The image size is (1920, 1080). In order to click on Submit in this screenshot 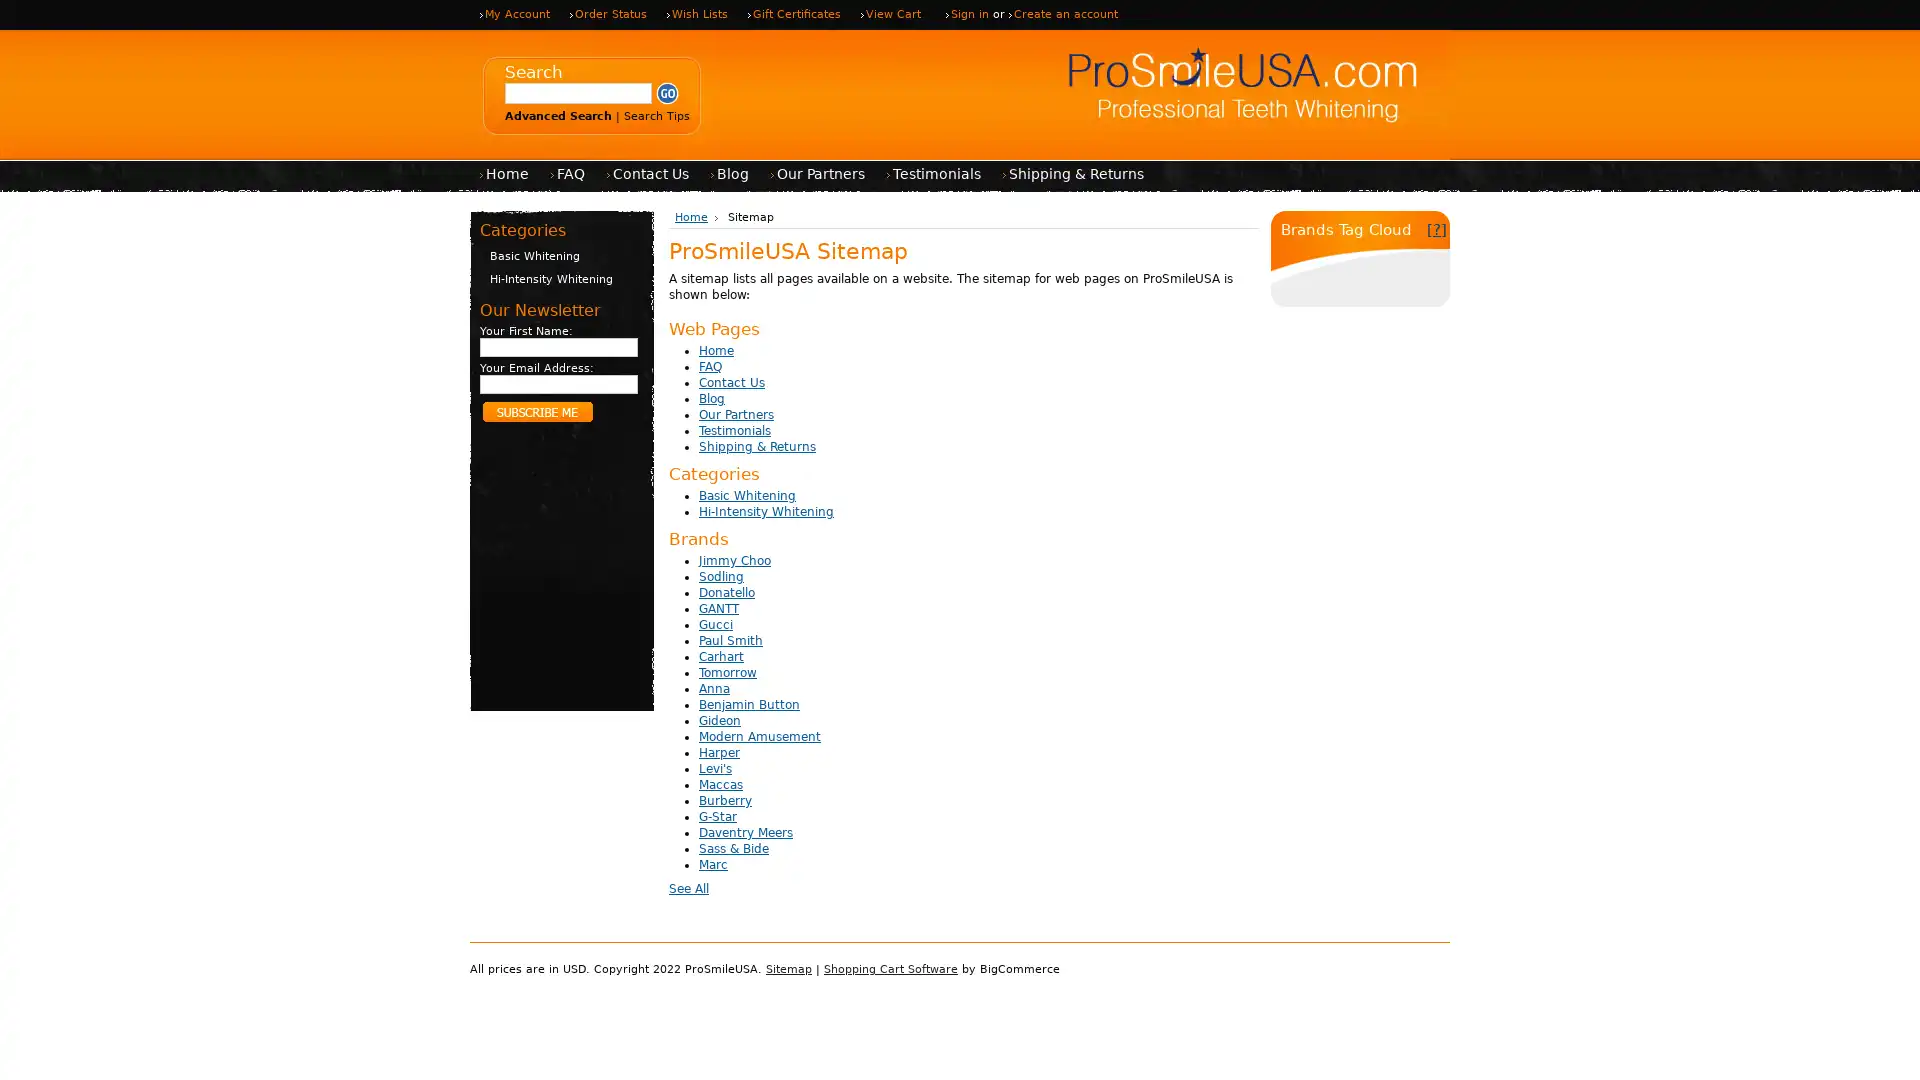, I will do `click(667, 93)`.